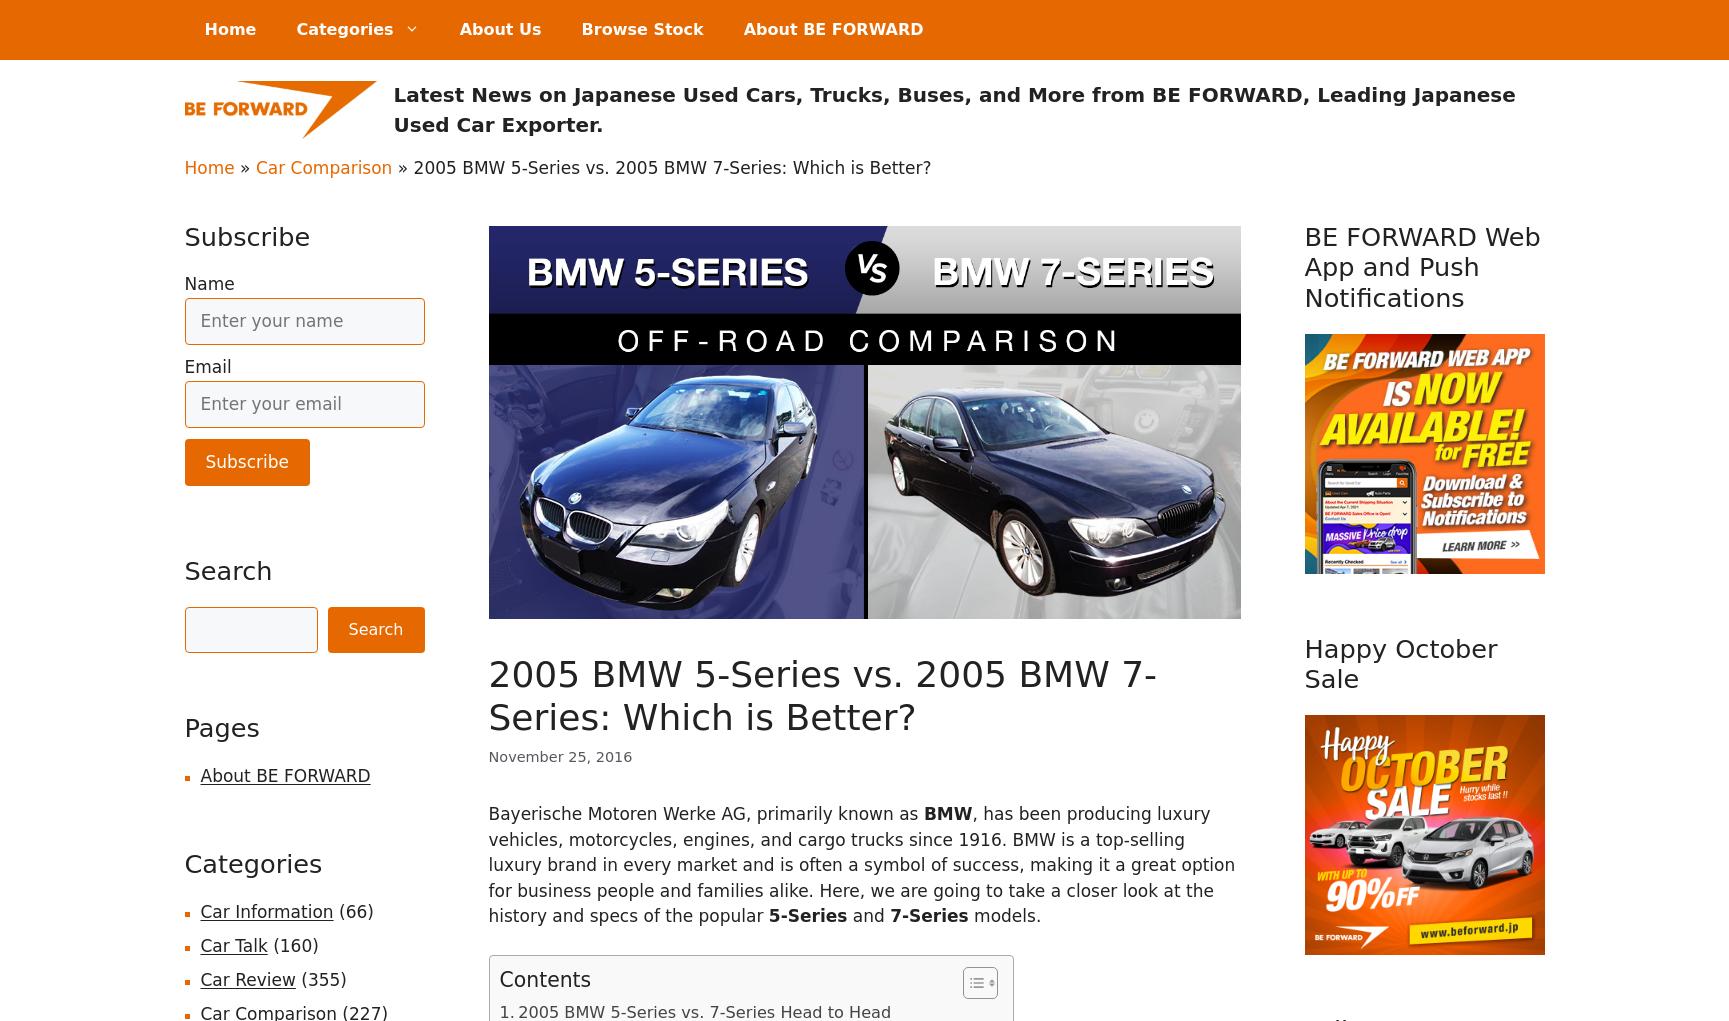  I want to click on 'Car Information', so click(266, 911).